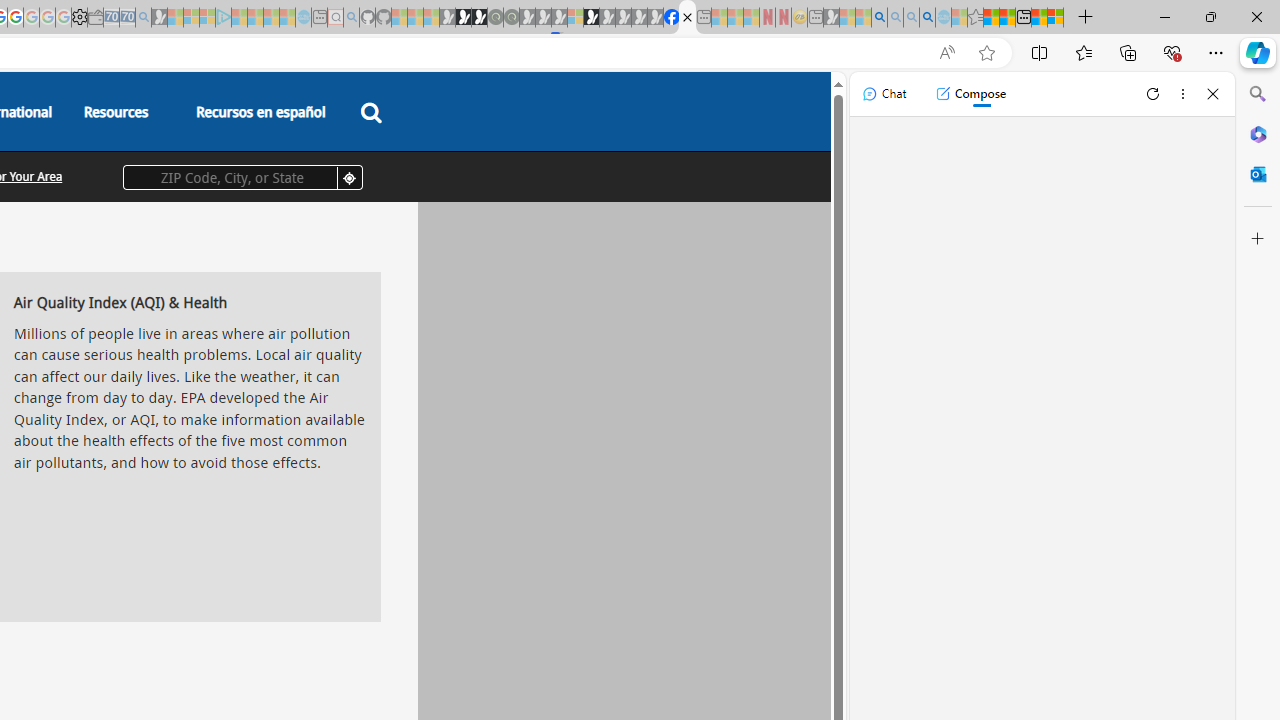 Image resolution: width=1280 pixels, height=720 pixels. Describe the element at coordinates (831, 17) in the screenshot. I see `'MSN - Sleeping'` at that location.